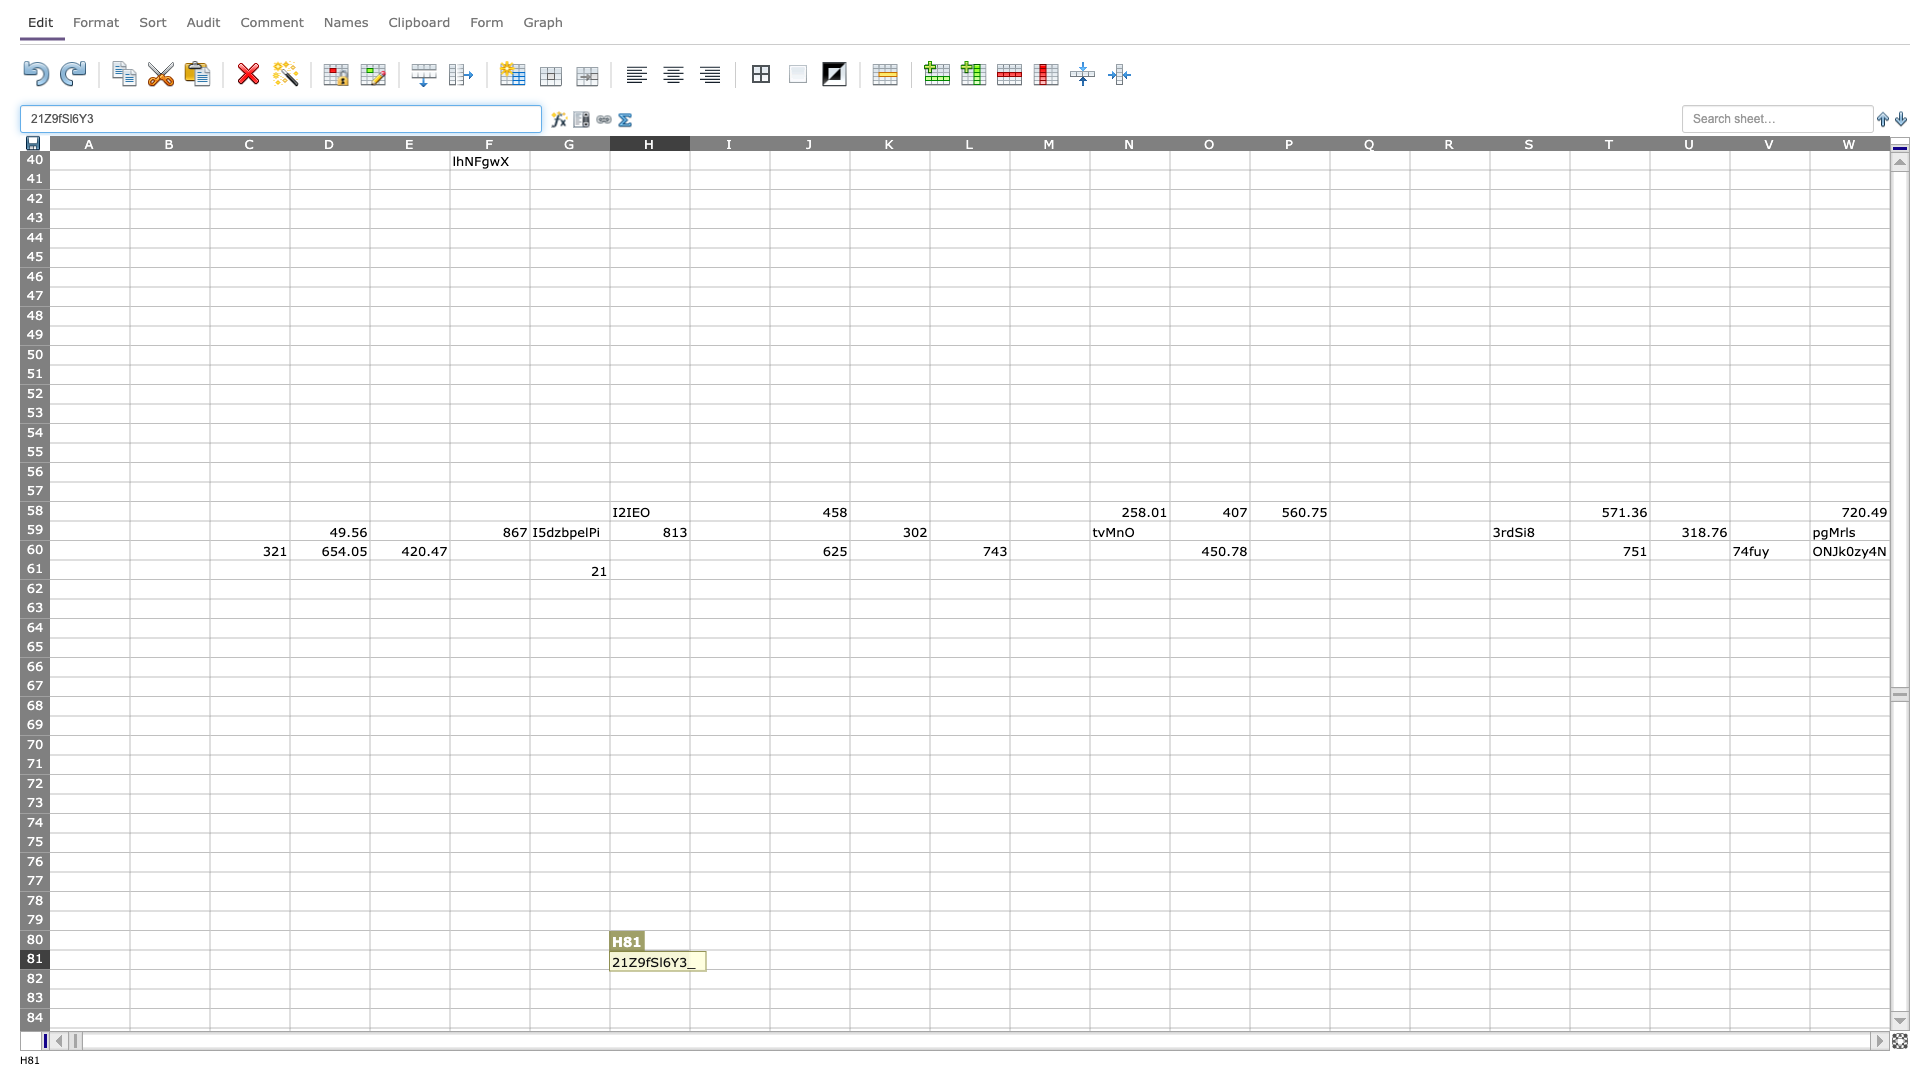 This screenshot has height=1080, width=1920. What do you see at coordinates (768, 958) in the screenshot?
I see `Right edge at position I81` at bounding box center [768, 958].